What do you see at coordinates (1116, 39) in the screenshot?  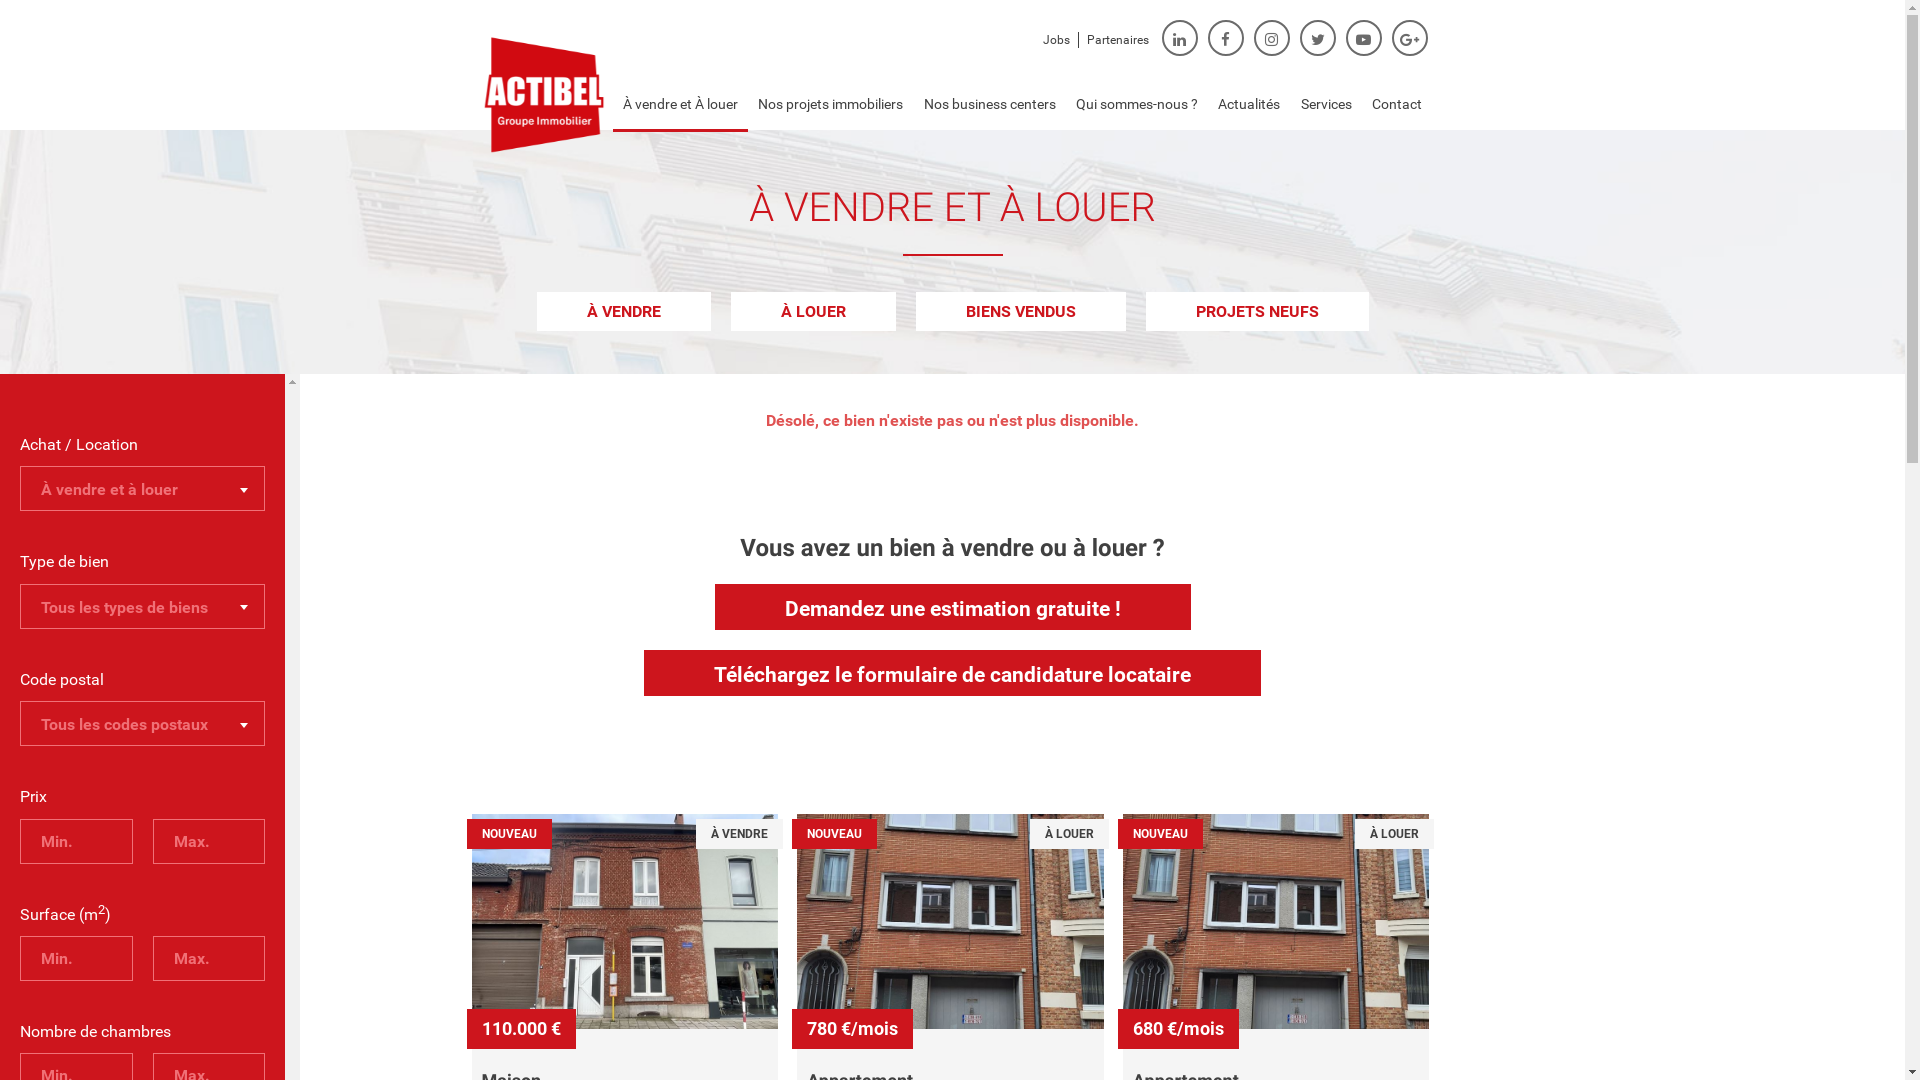 I see `'Partenaires'` at bounding box center [1116, 39].